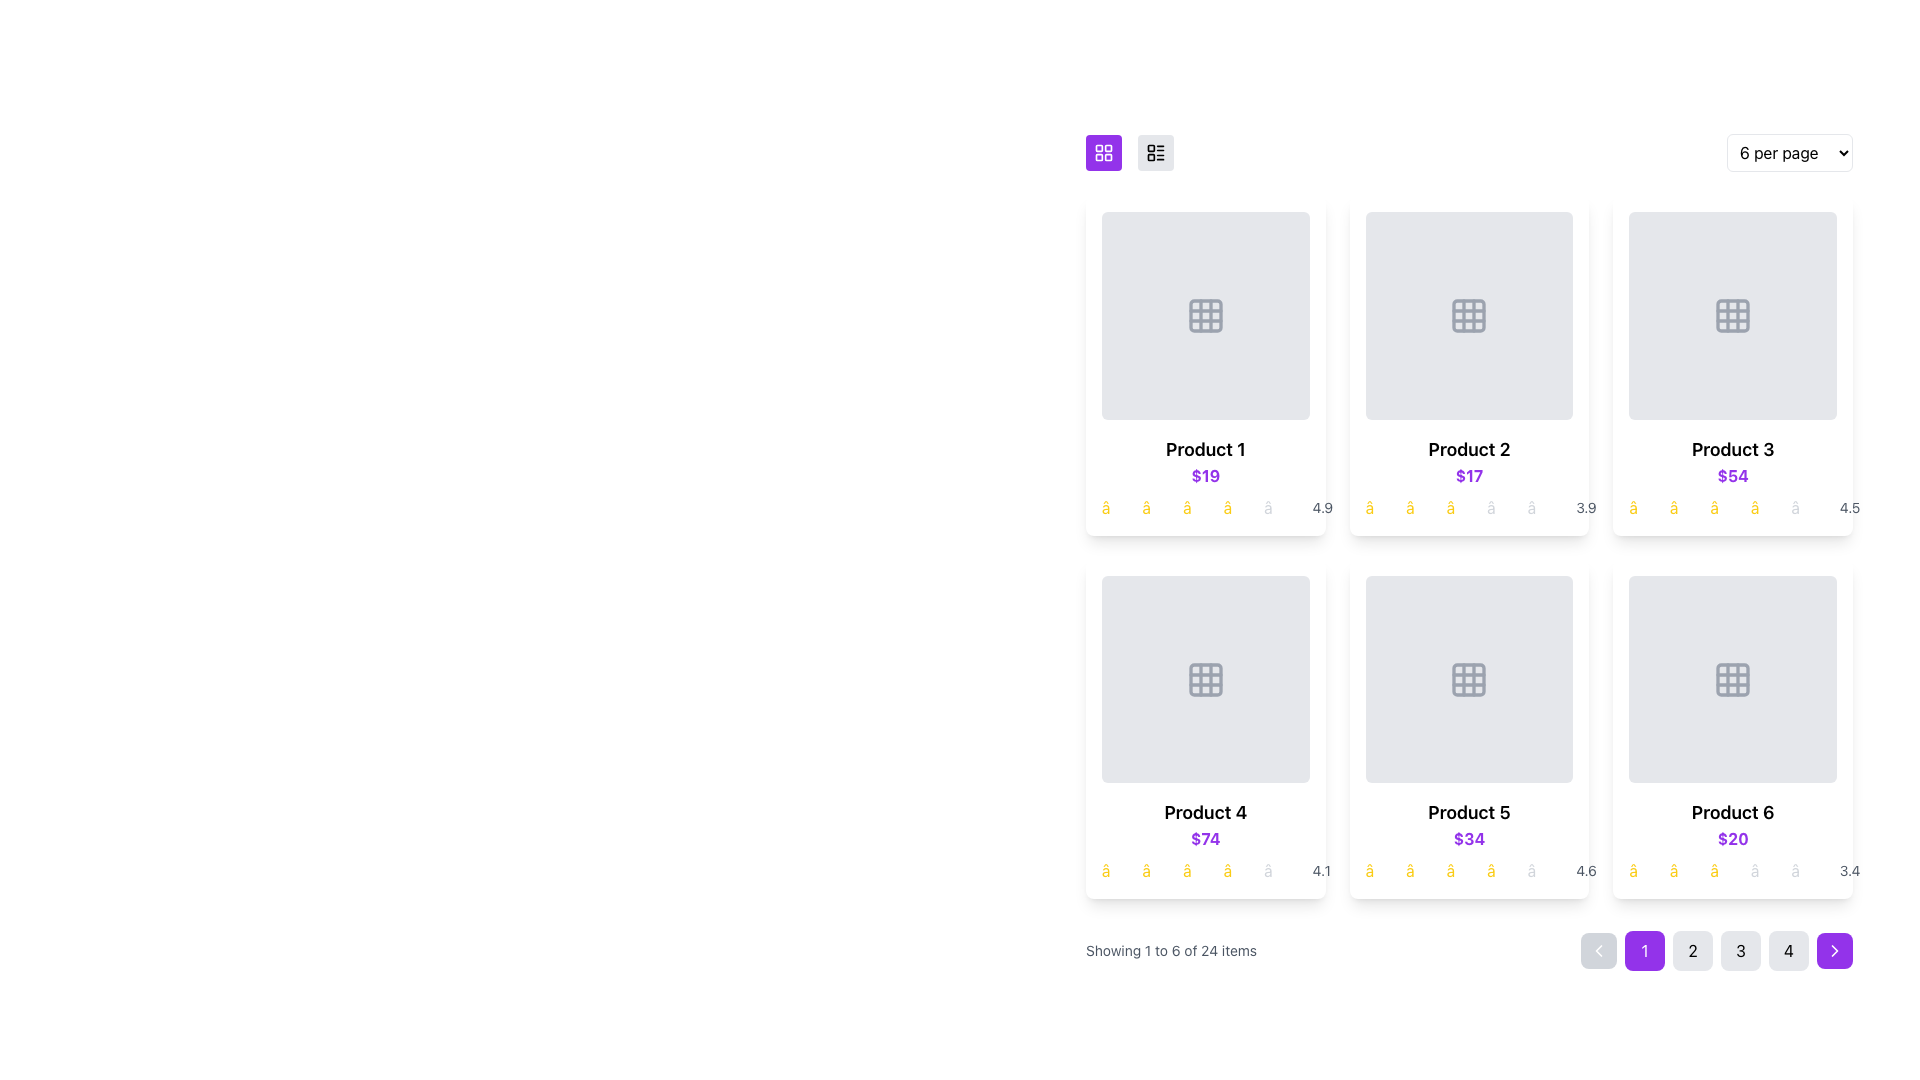 This screenshot has height=1080, width=1920. I want to click on the grid icon representing 'Product 6' located at the bottom-right position of the product grid, so click(1732, 678).